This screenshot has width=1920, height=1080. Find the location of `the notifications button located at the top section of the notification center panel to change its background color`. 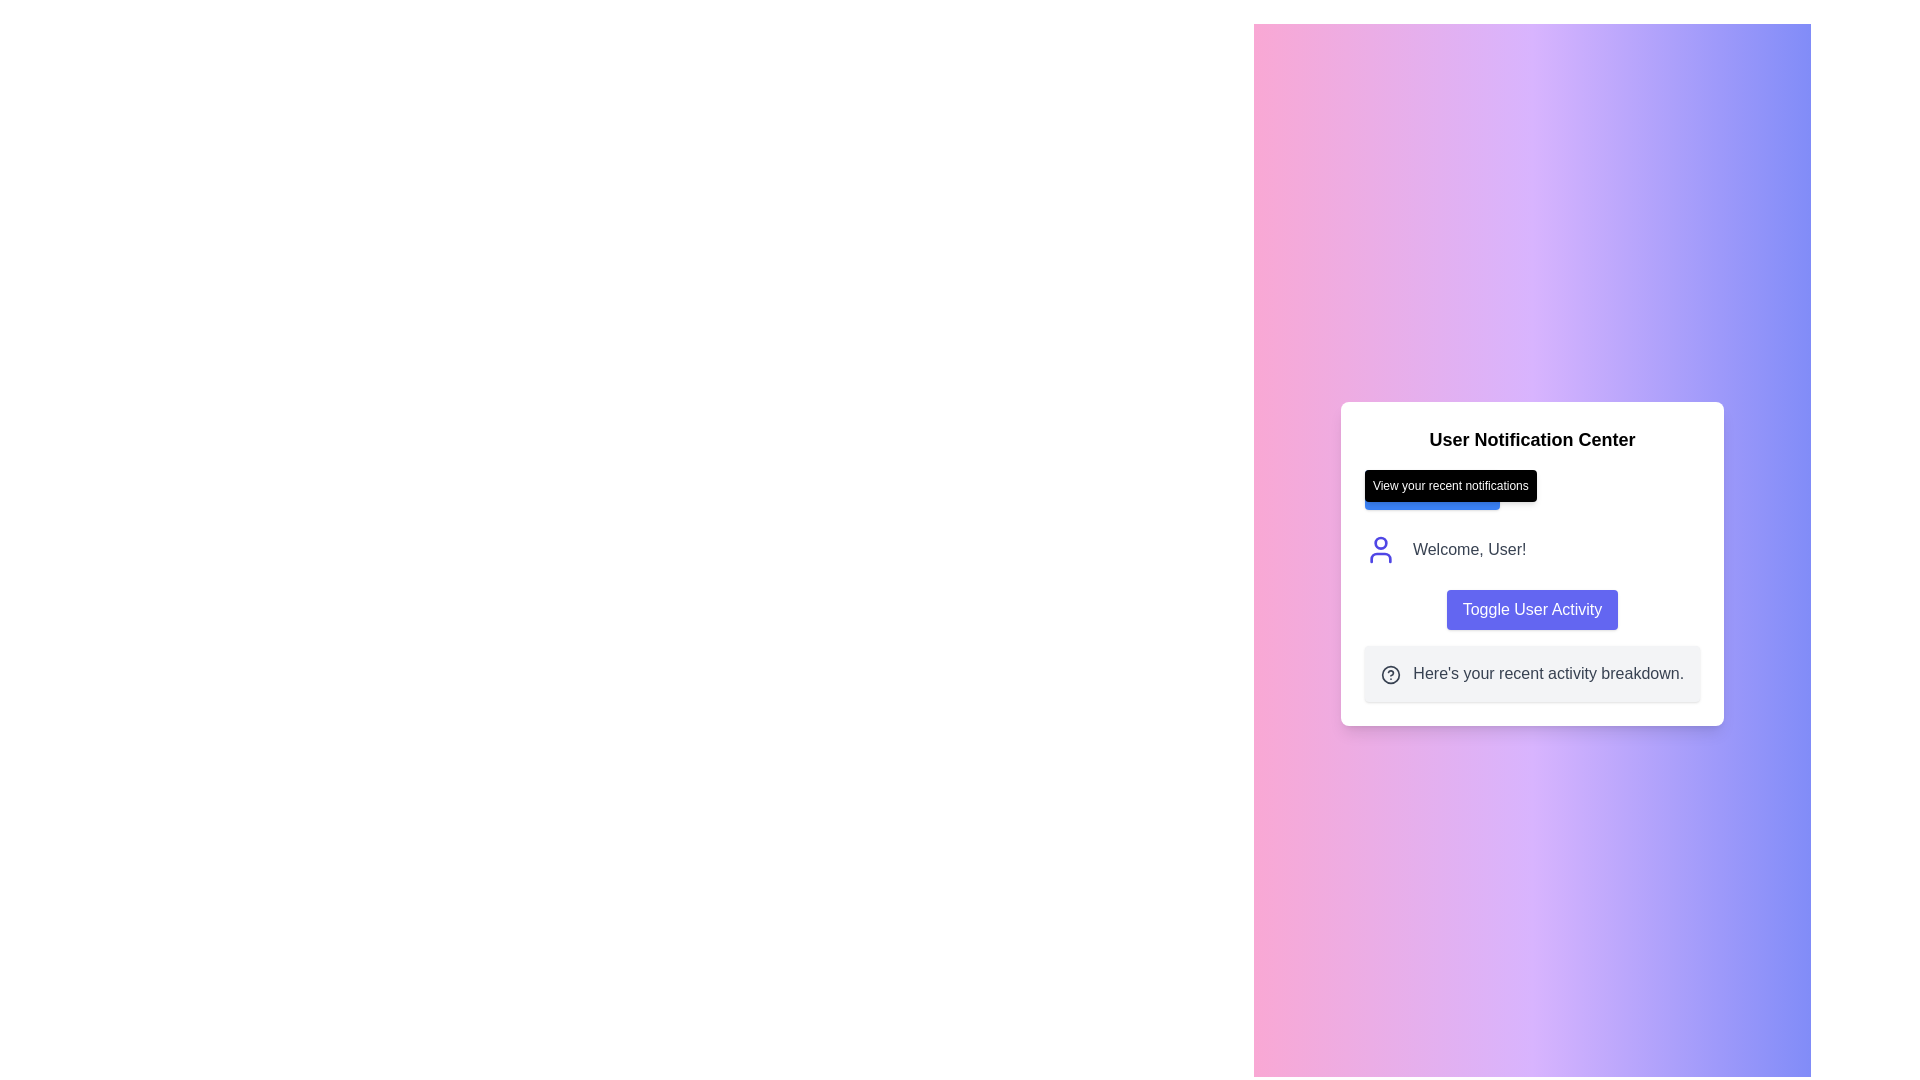

the notifications button located at the top section of the notification center panel to change its background color is located at coordinates (1431, 489).